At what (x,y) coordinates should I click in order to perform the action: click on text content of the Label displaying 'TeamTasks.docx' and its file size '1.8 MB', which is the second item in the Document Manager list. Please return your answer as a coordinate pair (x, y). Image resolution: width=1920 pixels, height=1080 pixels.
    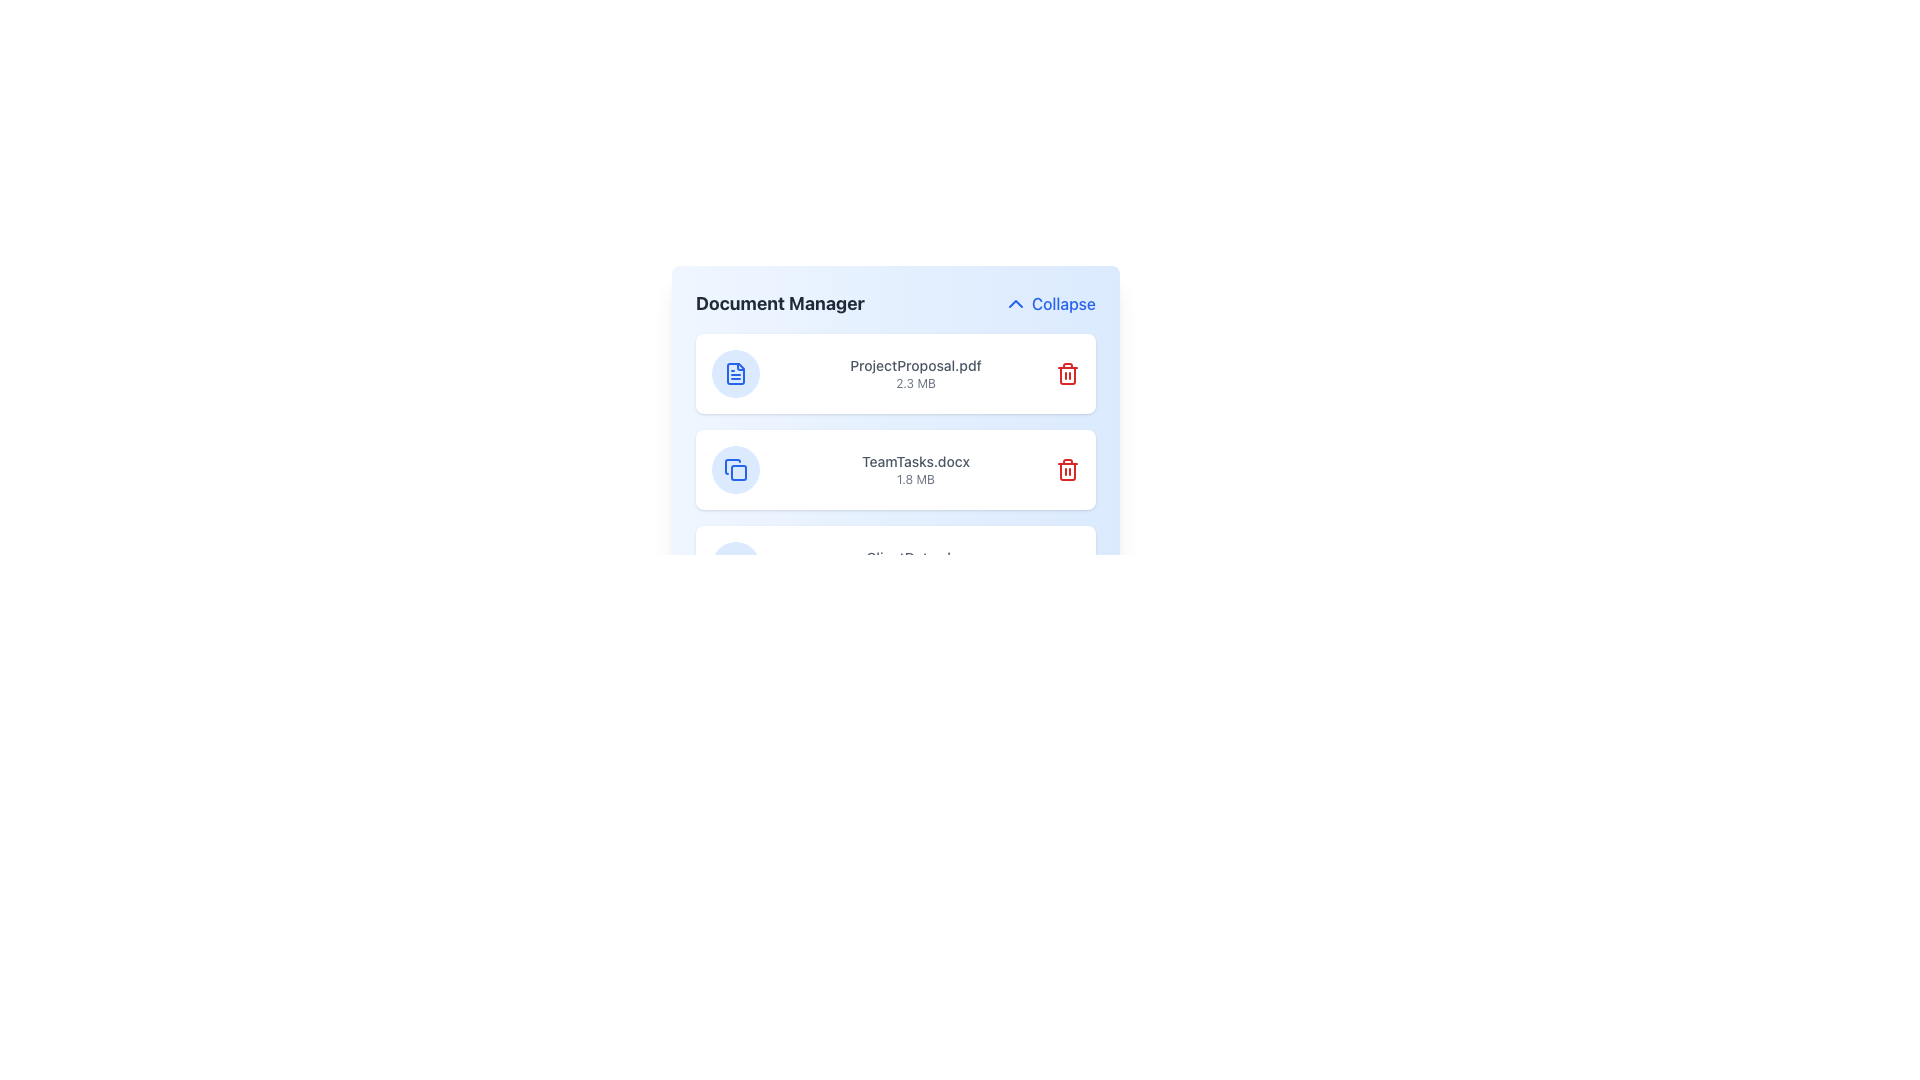
    Looking at the image, I should click on (915, 470).